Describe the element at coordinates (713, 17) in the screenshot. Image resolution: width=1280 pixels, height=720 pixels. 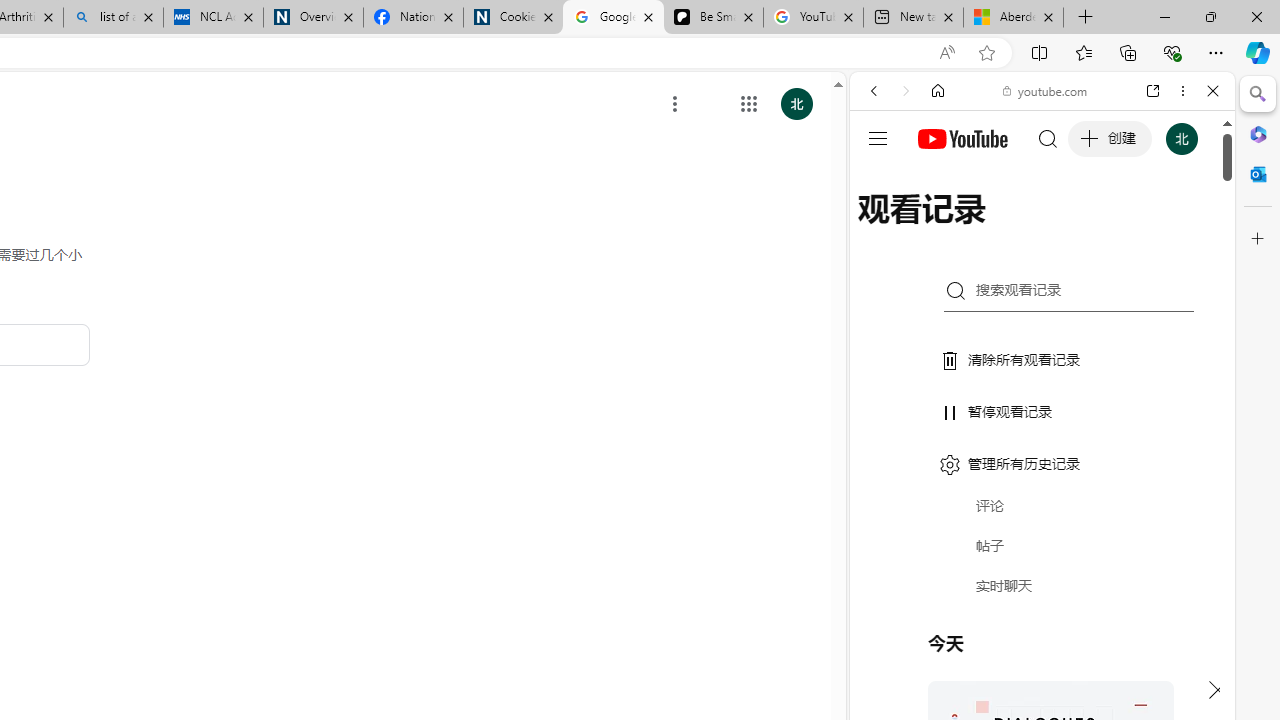
I see `'Be Smart | creating Science videos | Patreon'` at that location.